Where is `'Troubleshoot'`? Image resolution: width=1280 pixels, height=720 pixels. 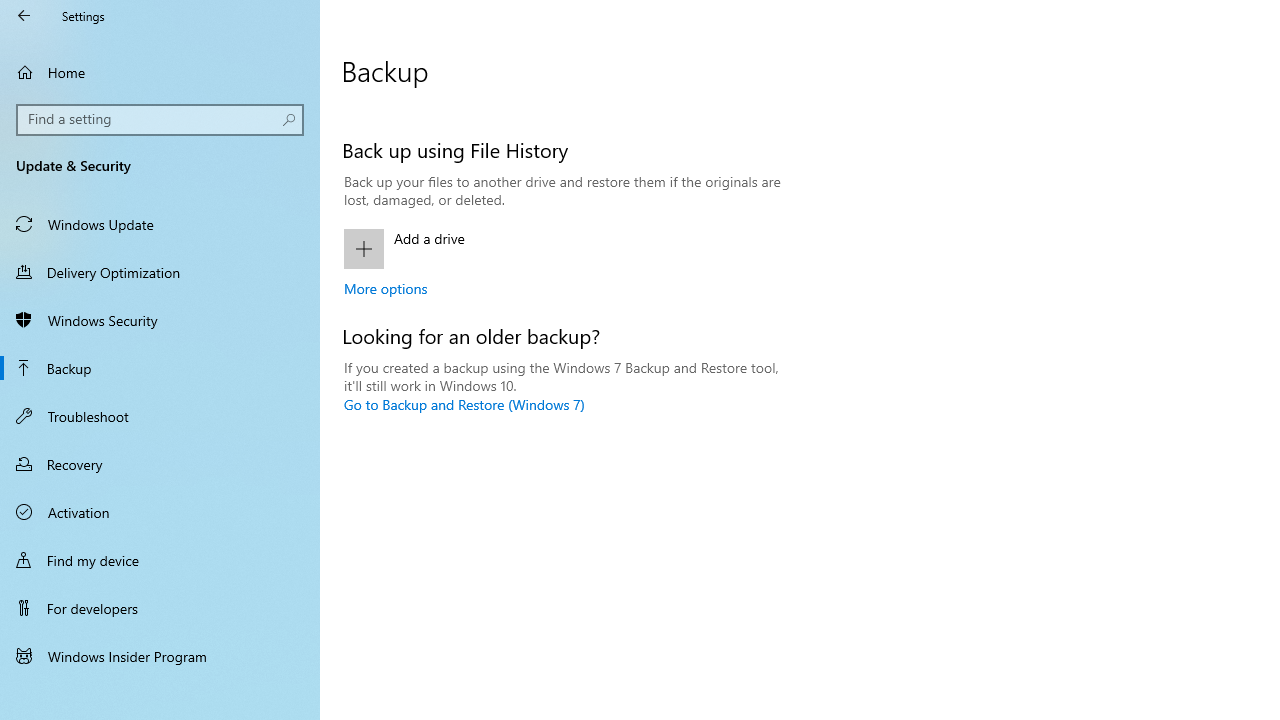 'Troubleshoot' is located at coordinates (160, 414).